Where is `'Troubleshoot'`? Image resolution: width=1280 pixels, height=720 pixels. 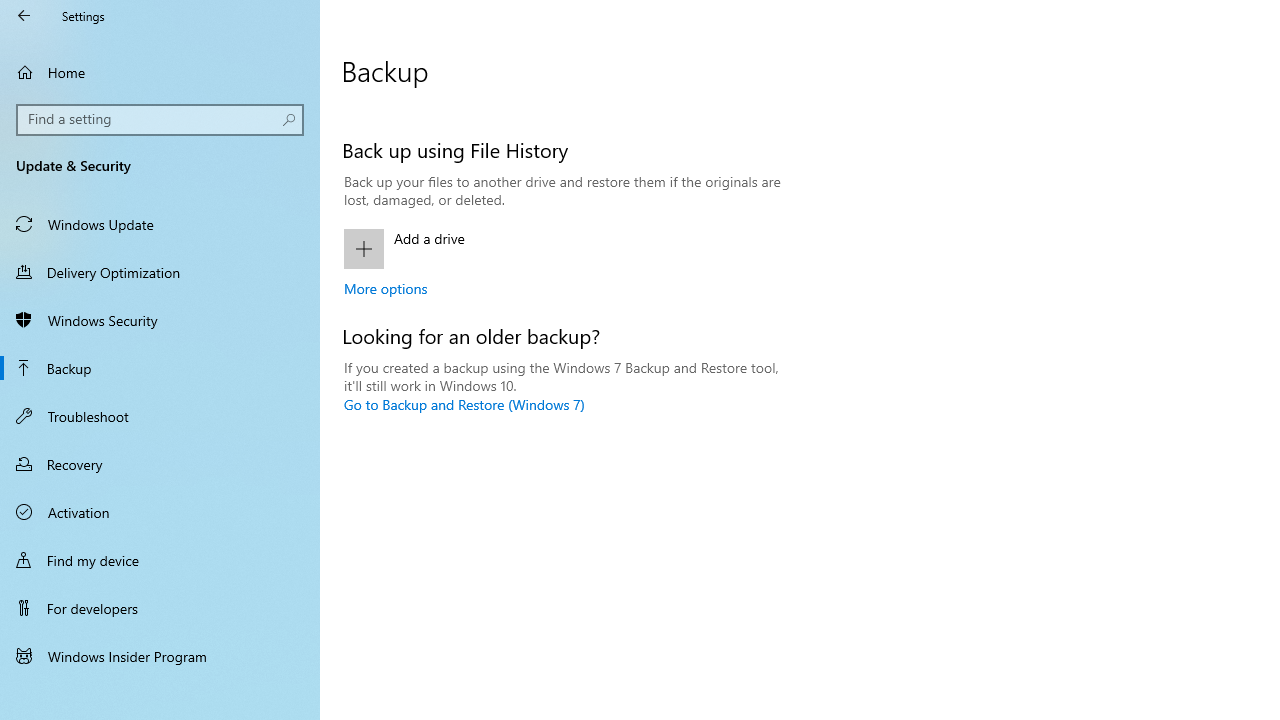 'Troubleshoot' is located at coordinates (160, 414).